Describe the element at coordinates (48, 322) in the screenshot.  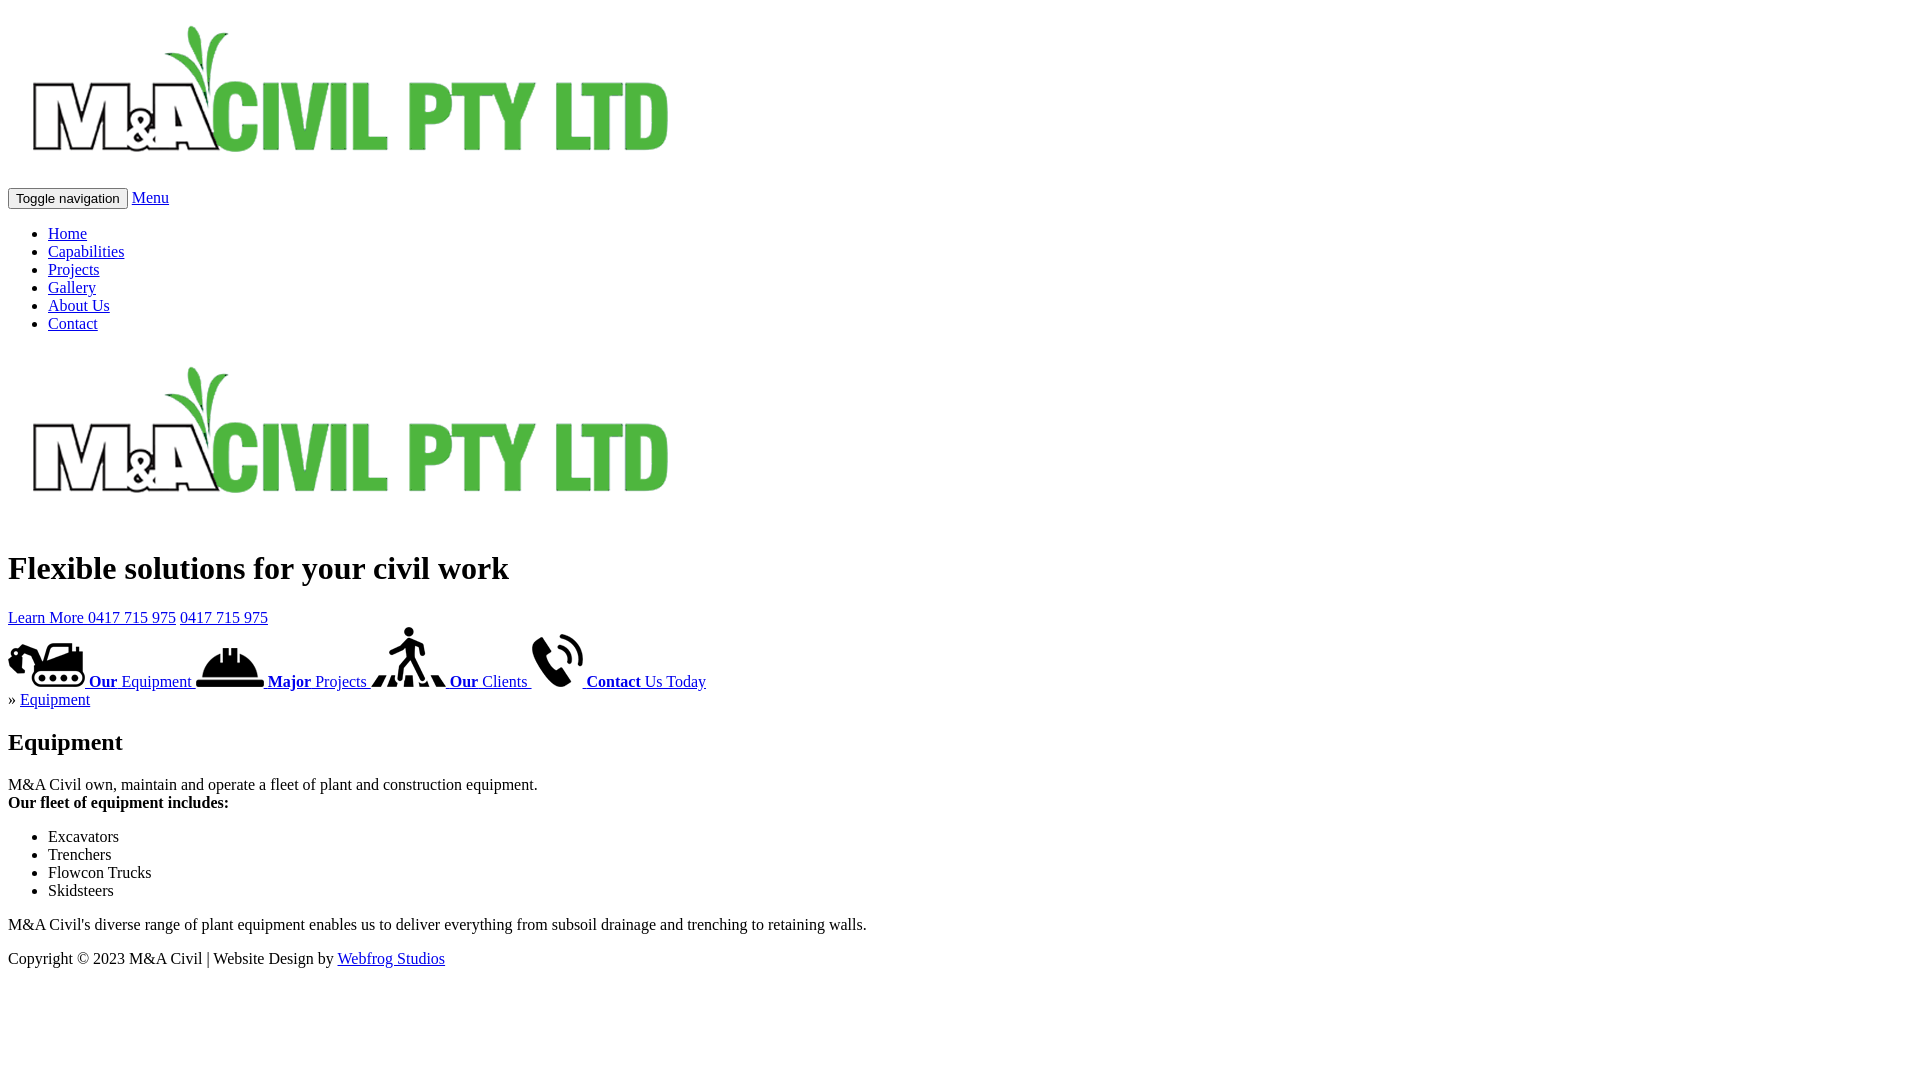
I see `'Contact'` at that location.